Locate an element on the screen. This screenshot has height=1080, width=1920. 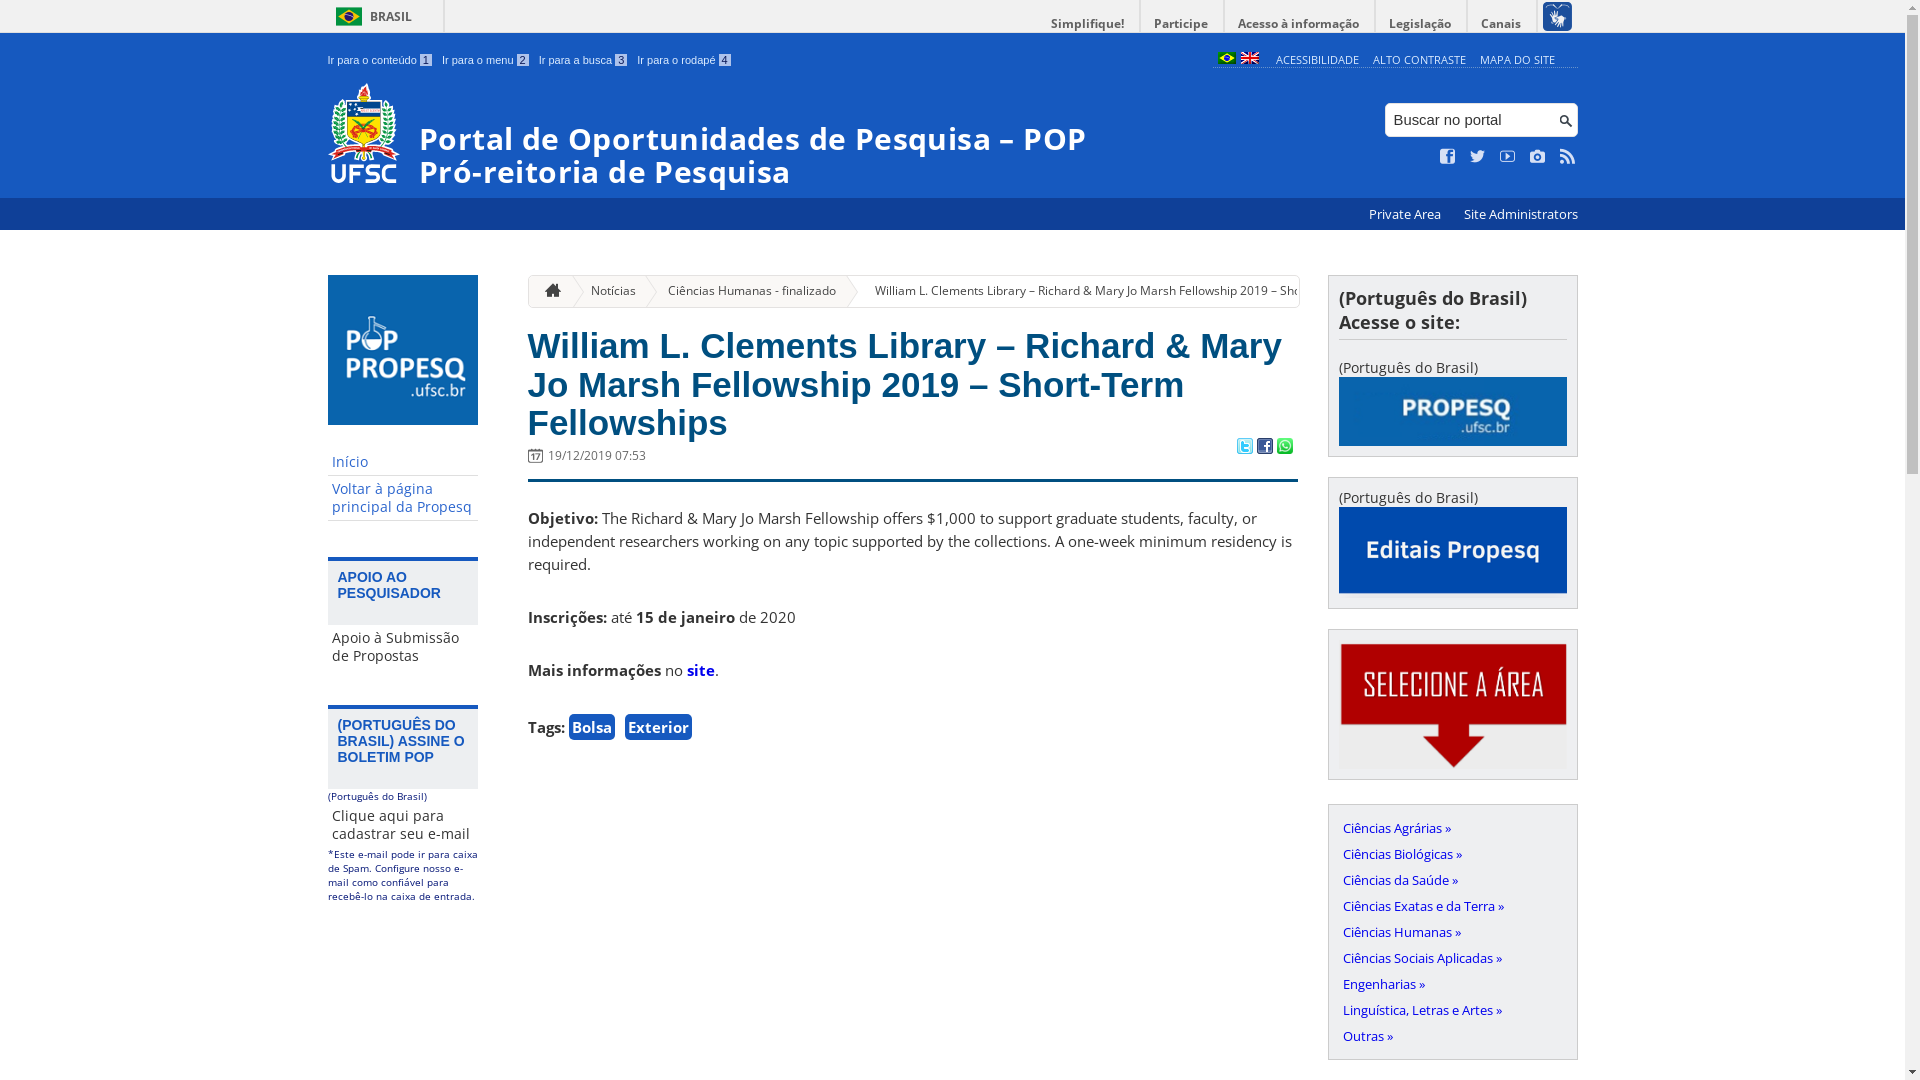
'Bolsa' is located at coordinates (589, 726).